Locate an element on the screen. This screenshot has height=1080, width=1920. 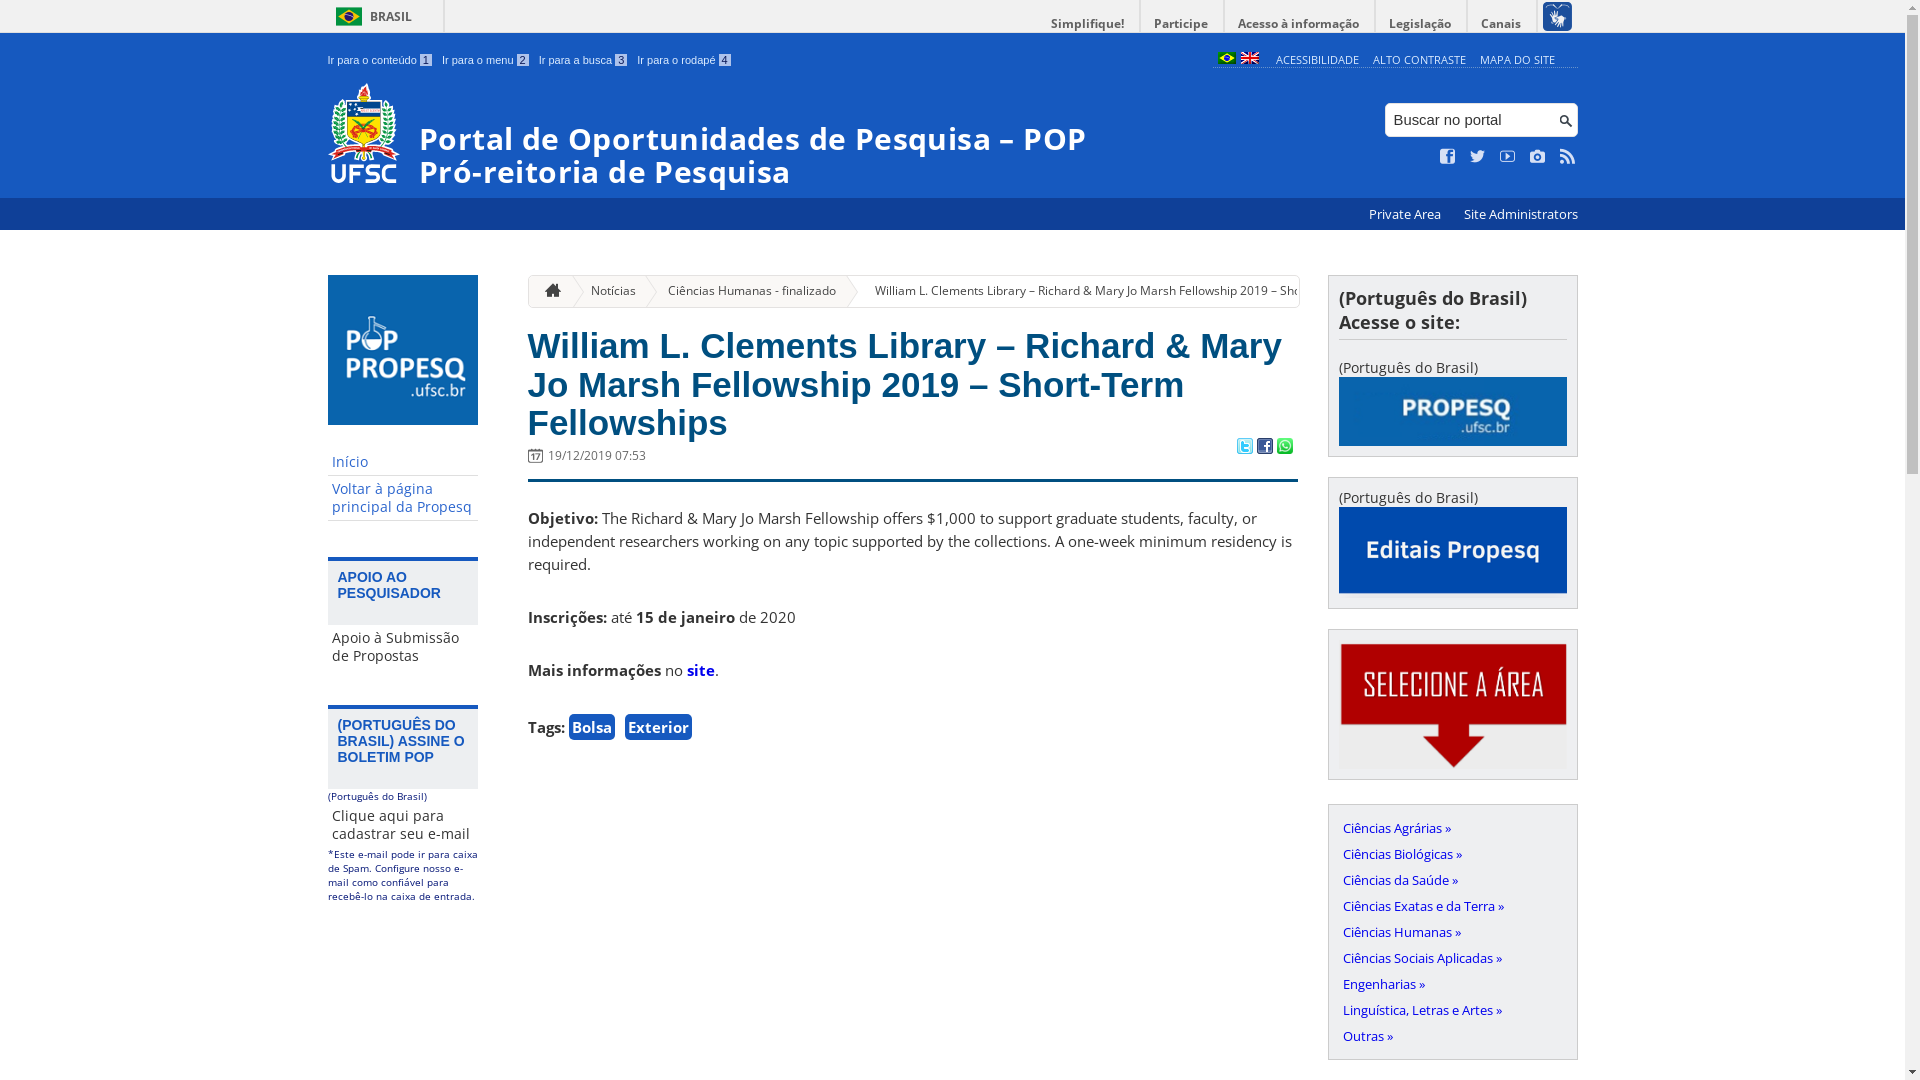
'Bolsa' is located at coordinates (589, 726).